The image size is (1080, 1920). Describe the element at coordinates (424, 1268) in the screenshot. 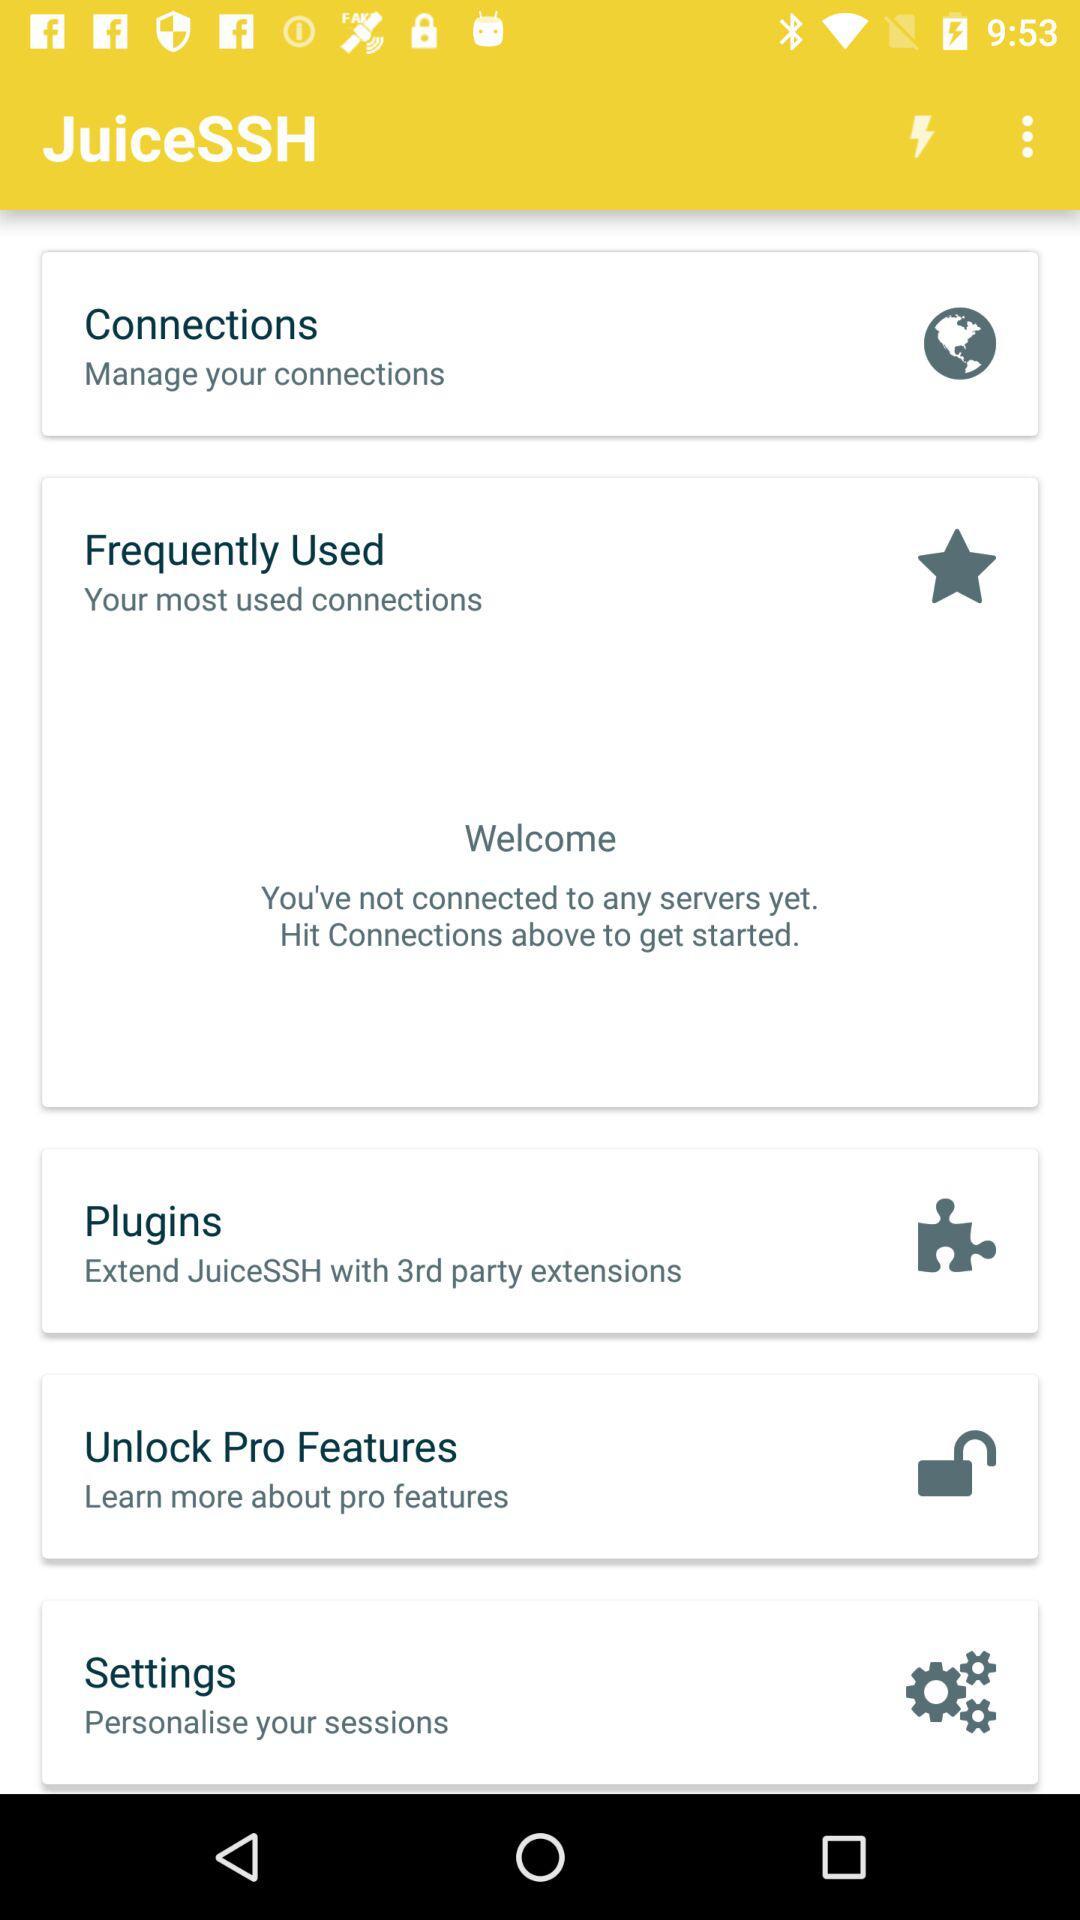

I see `extend juicessh with item` at that location.